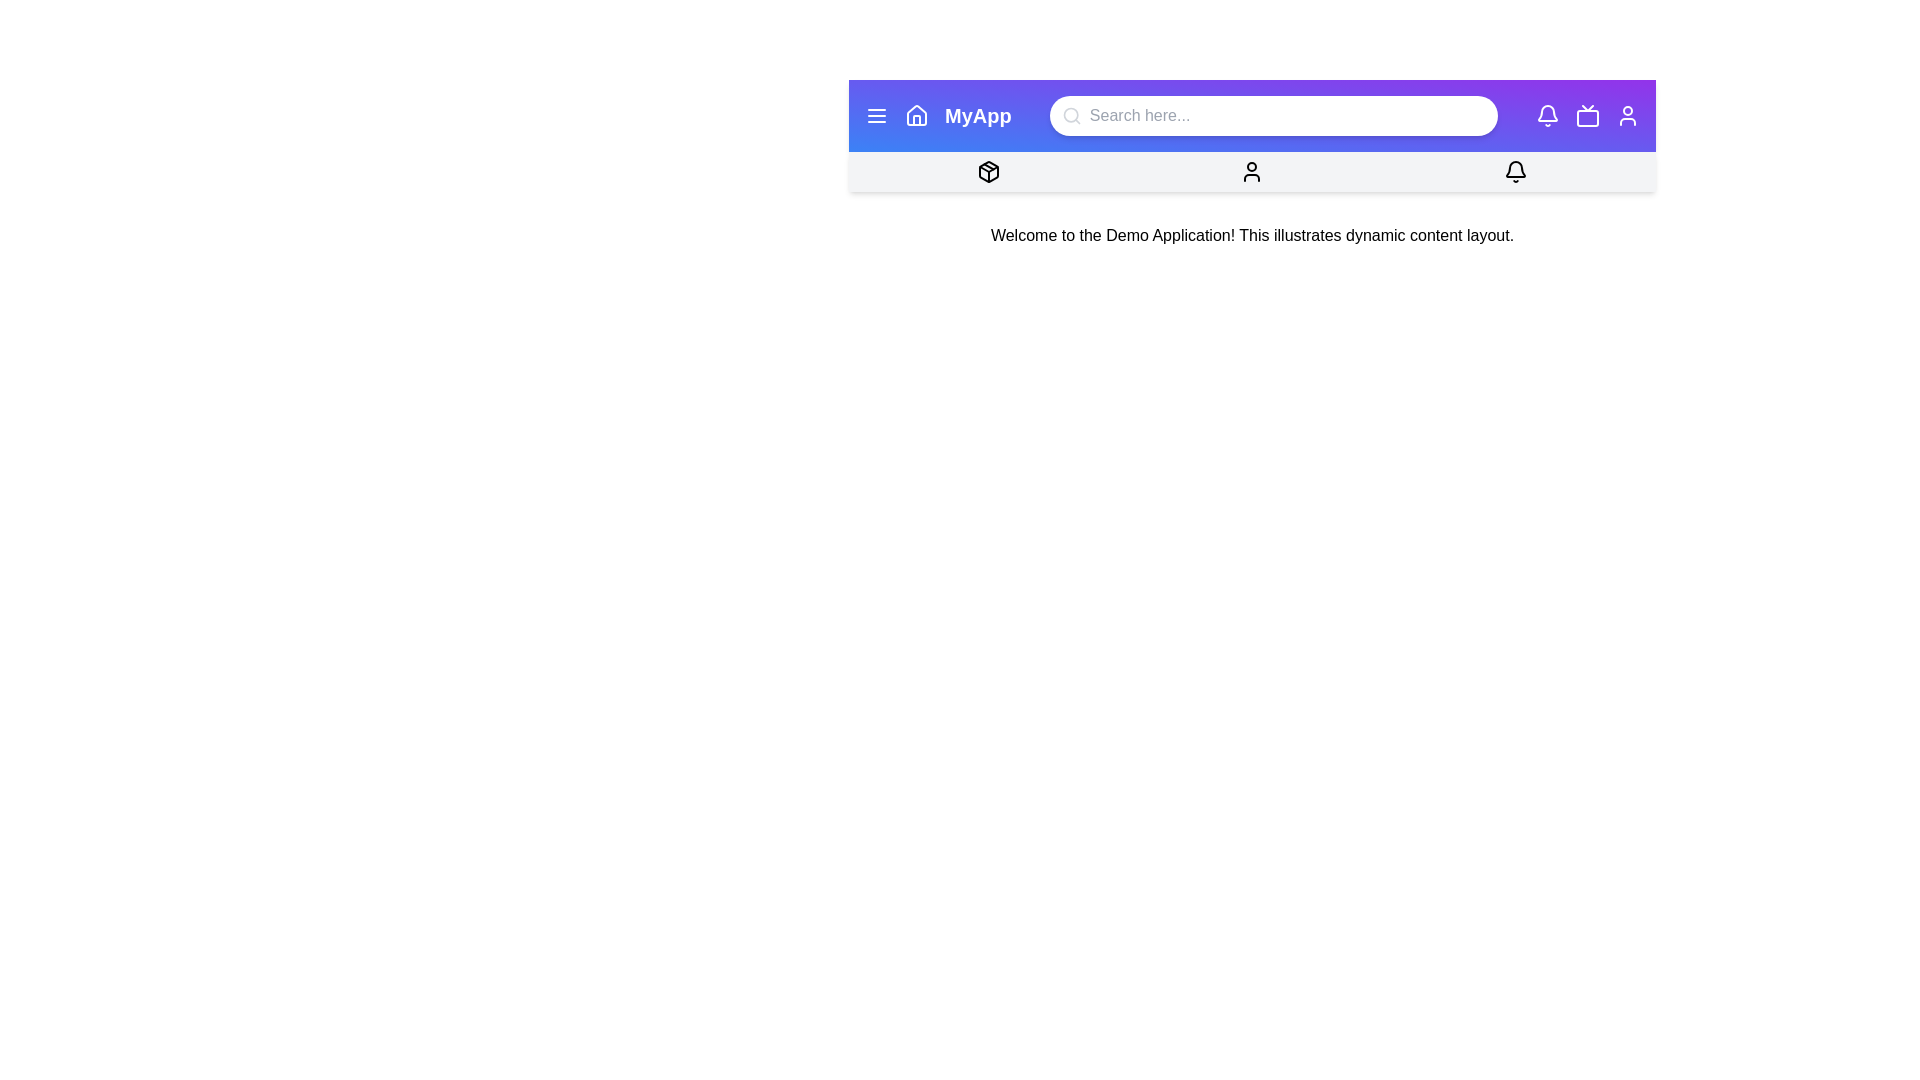  What do you see at coordinates (1271, 115) in the screenshot?
I see `the search input field to focus on it` at bounding box center [1271, 115].